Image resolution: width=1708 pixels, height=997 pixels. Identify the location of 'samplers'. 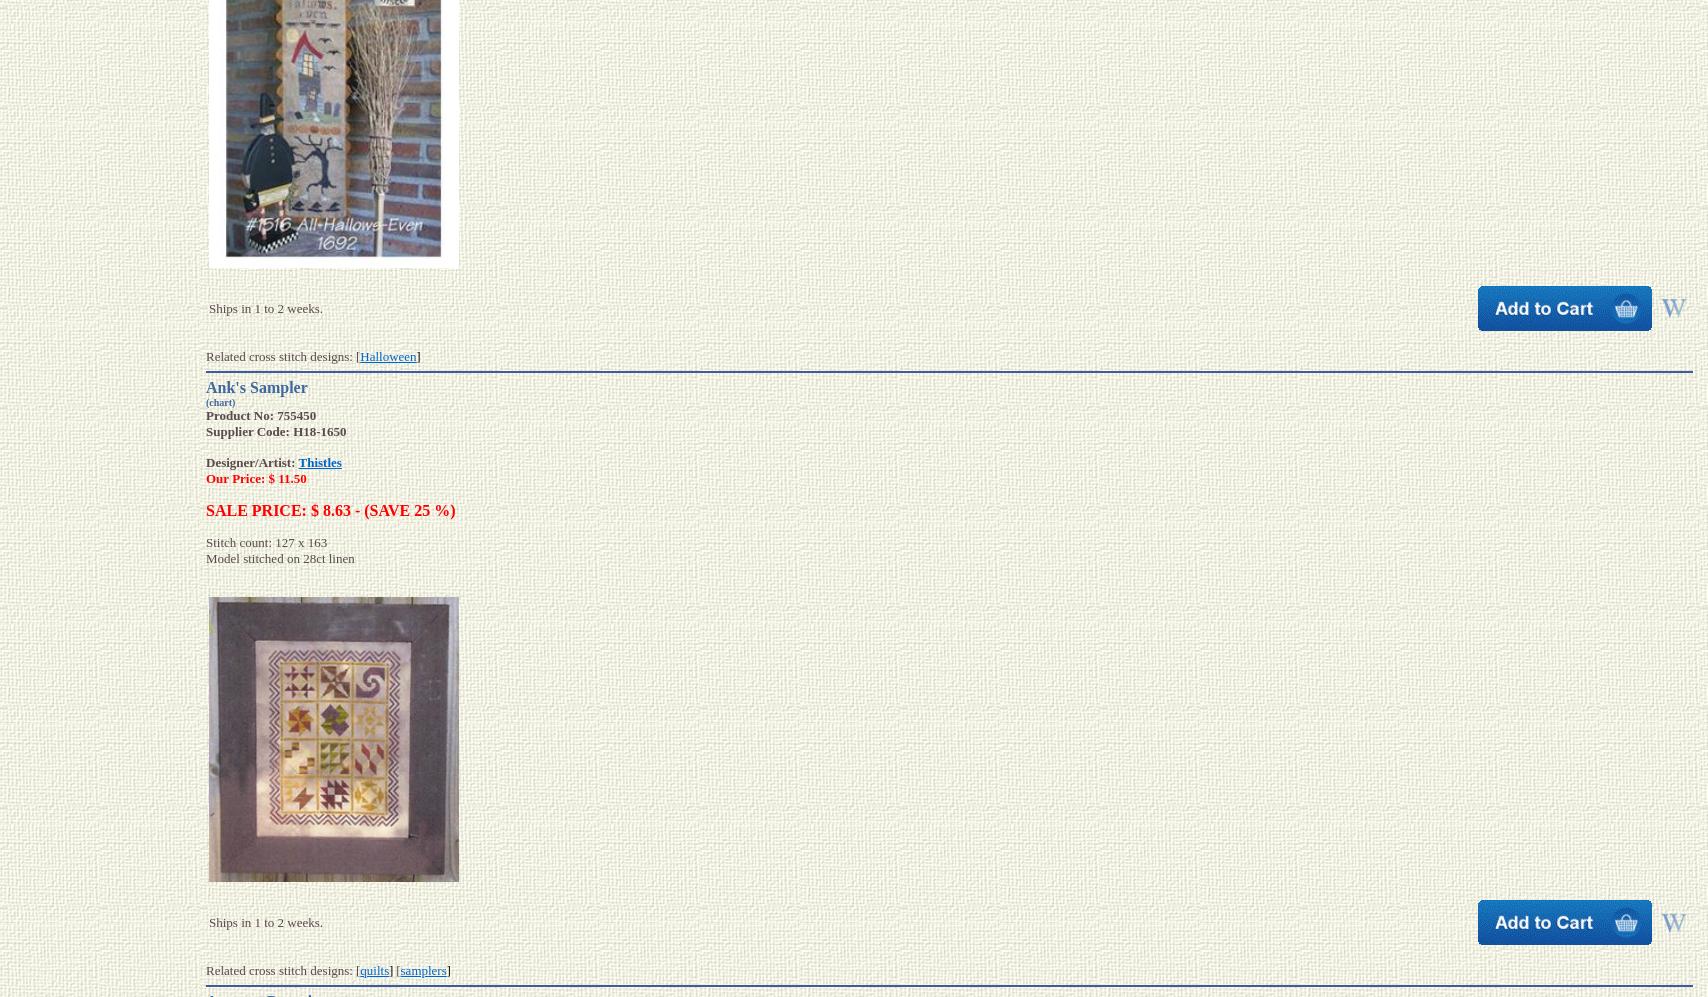
(423, 969).